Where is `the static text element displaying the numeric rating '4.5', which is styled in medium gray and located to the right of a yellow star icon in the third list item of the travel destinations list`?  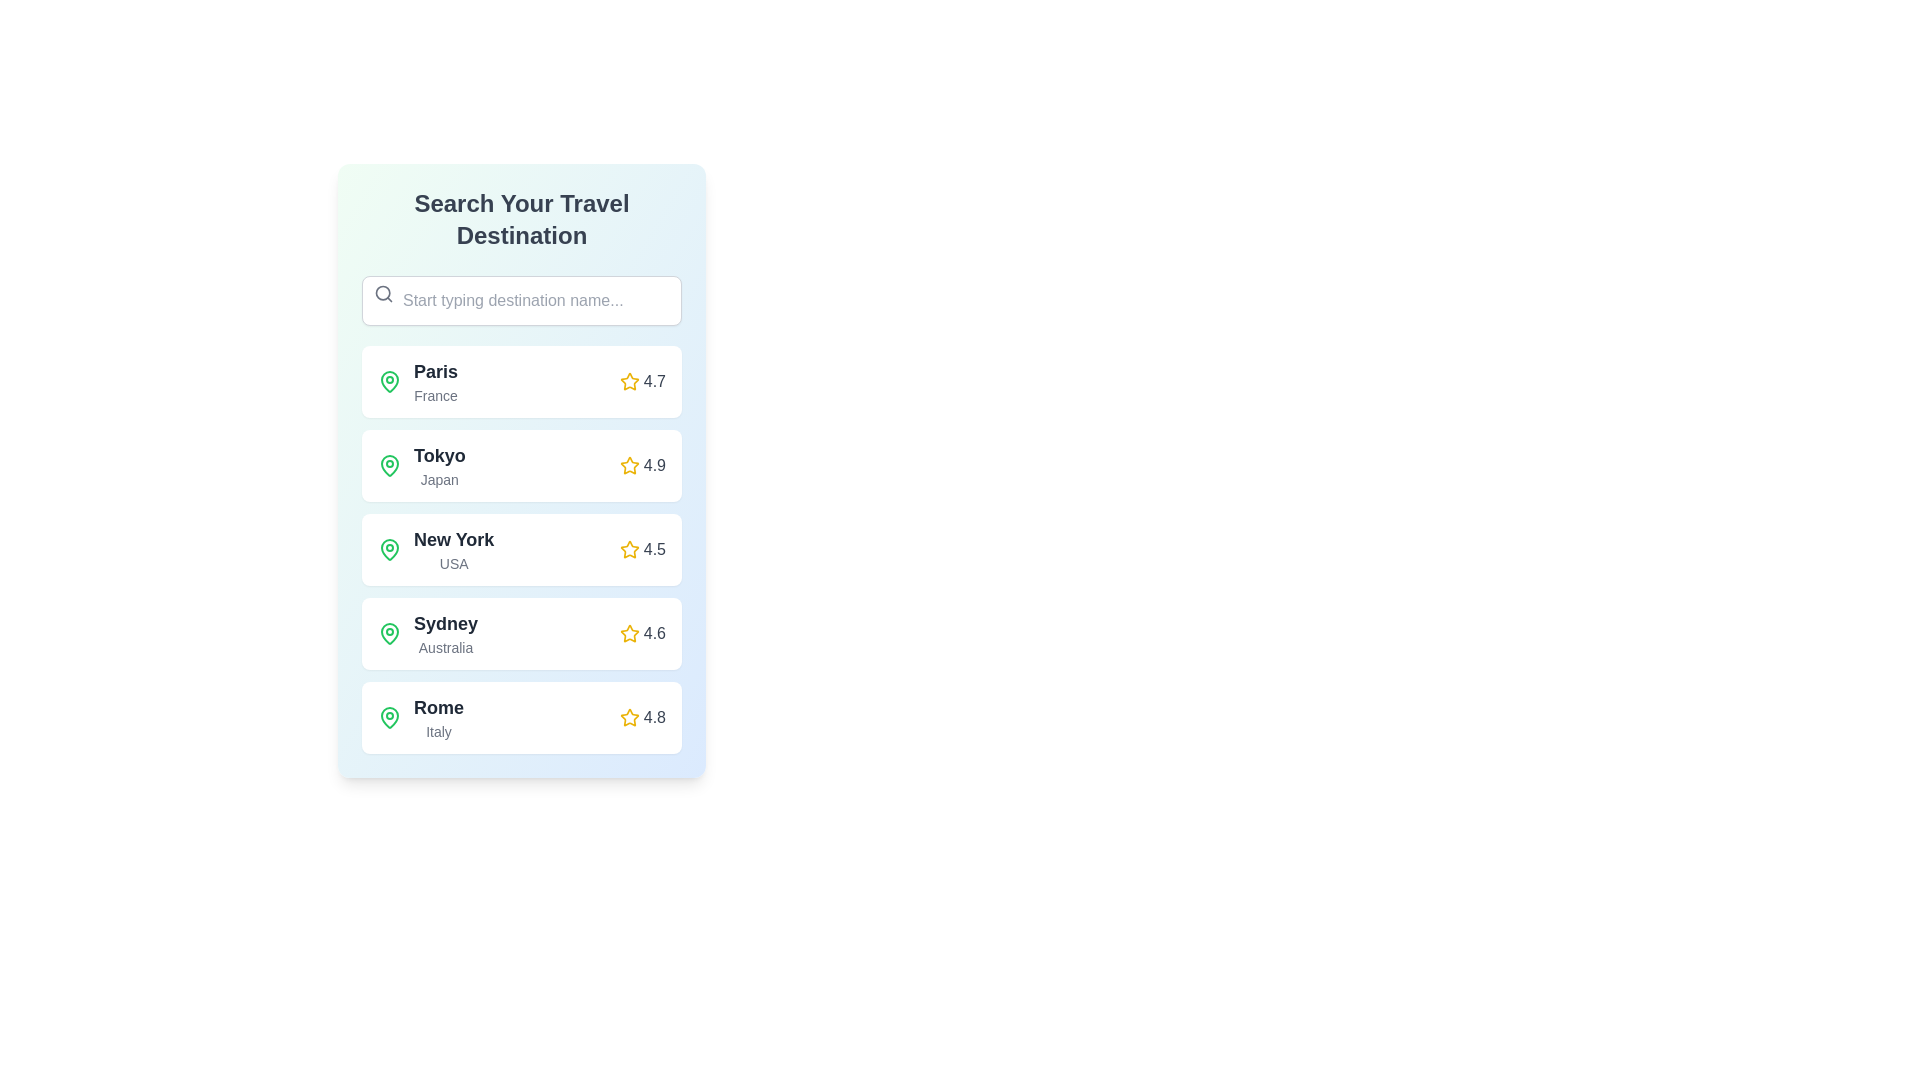
the static text element displaying the numeric rating '4.5', which is styled in medium gray and located to the right of a yellow star icon in the third list item of the travel destinations list is located at coordinates (654, 550).